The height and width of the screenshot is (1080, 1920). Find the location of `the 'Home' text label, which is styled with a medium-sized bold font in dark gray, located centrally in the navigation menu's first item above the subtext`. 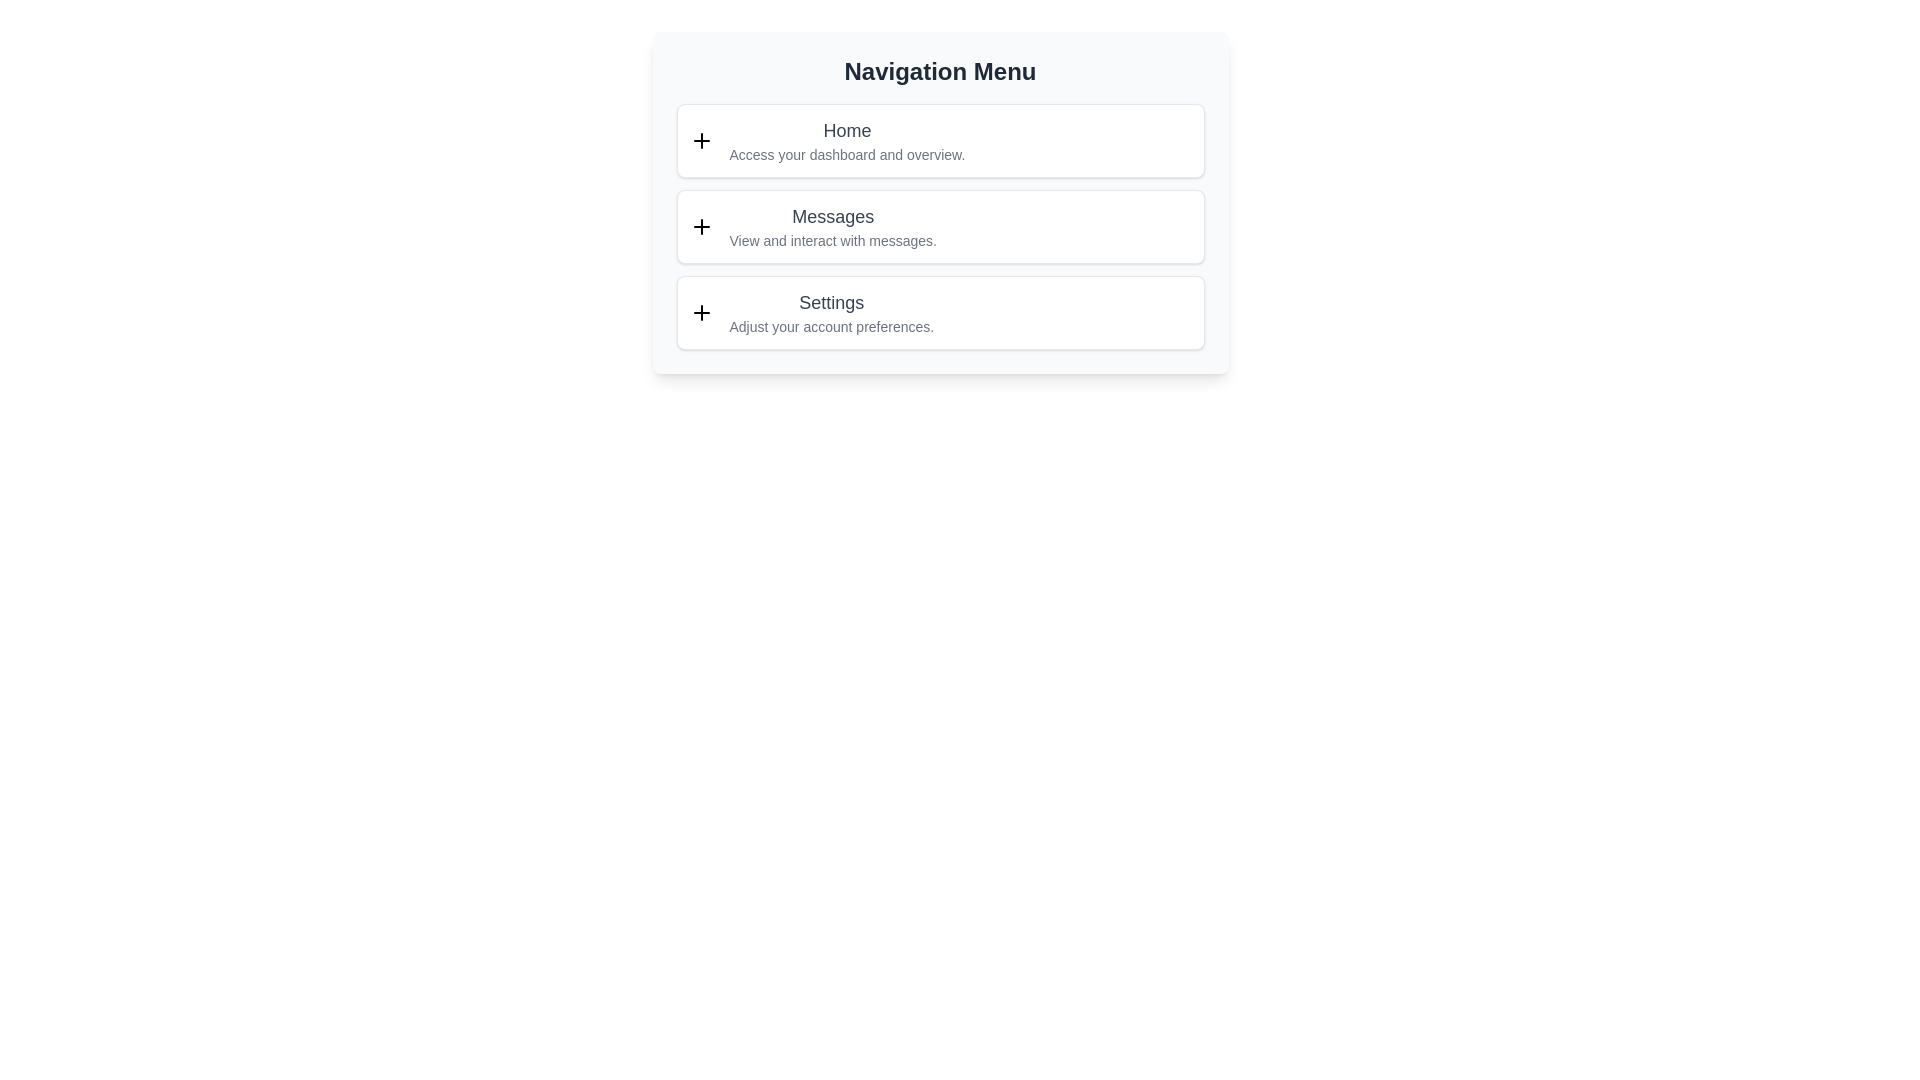

the 'Home' text label, which is styled with a medium-sized bold font in dark gray, located centrally in the navigation menu's first item above the subtext is located at coordinates (847, 131).